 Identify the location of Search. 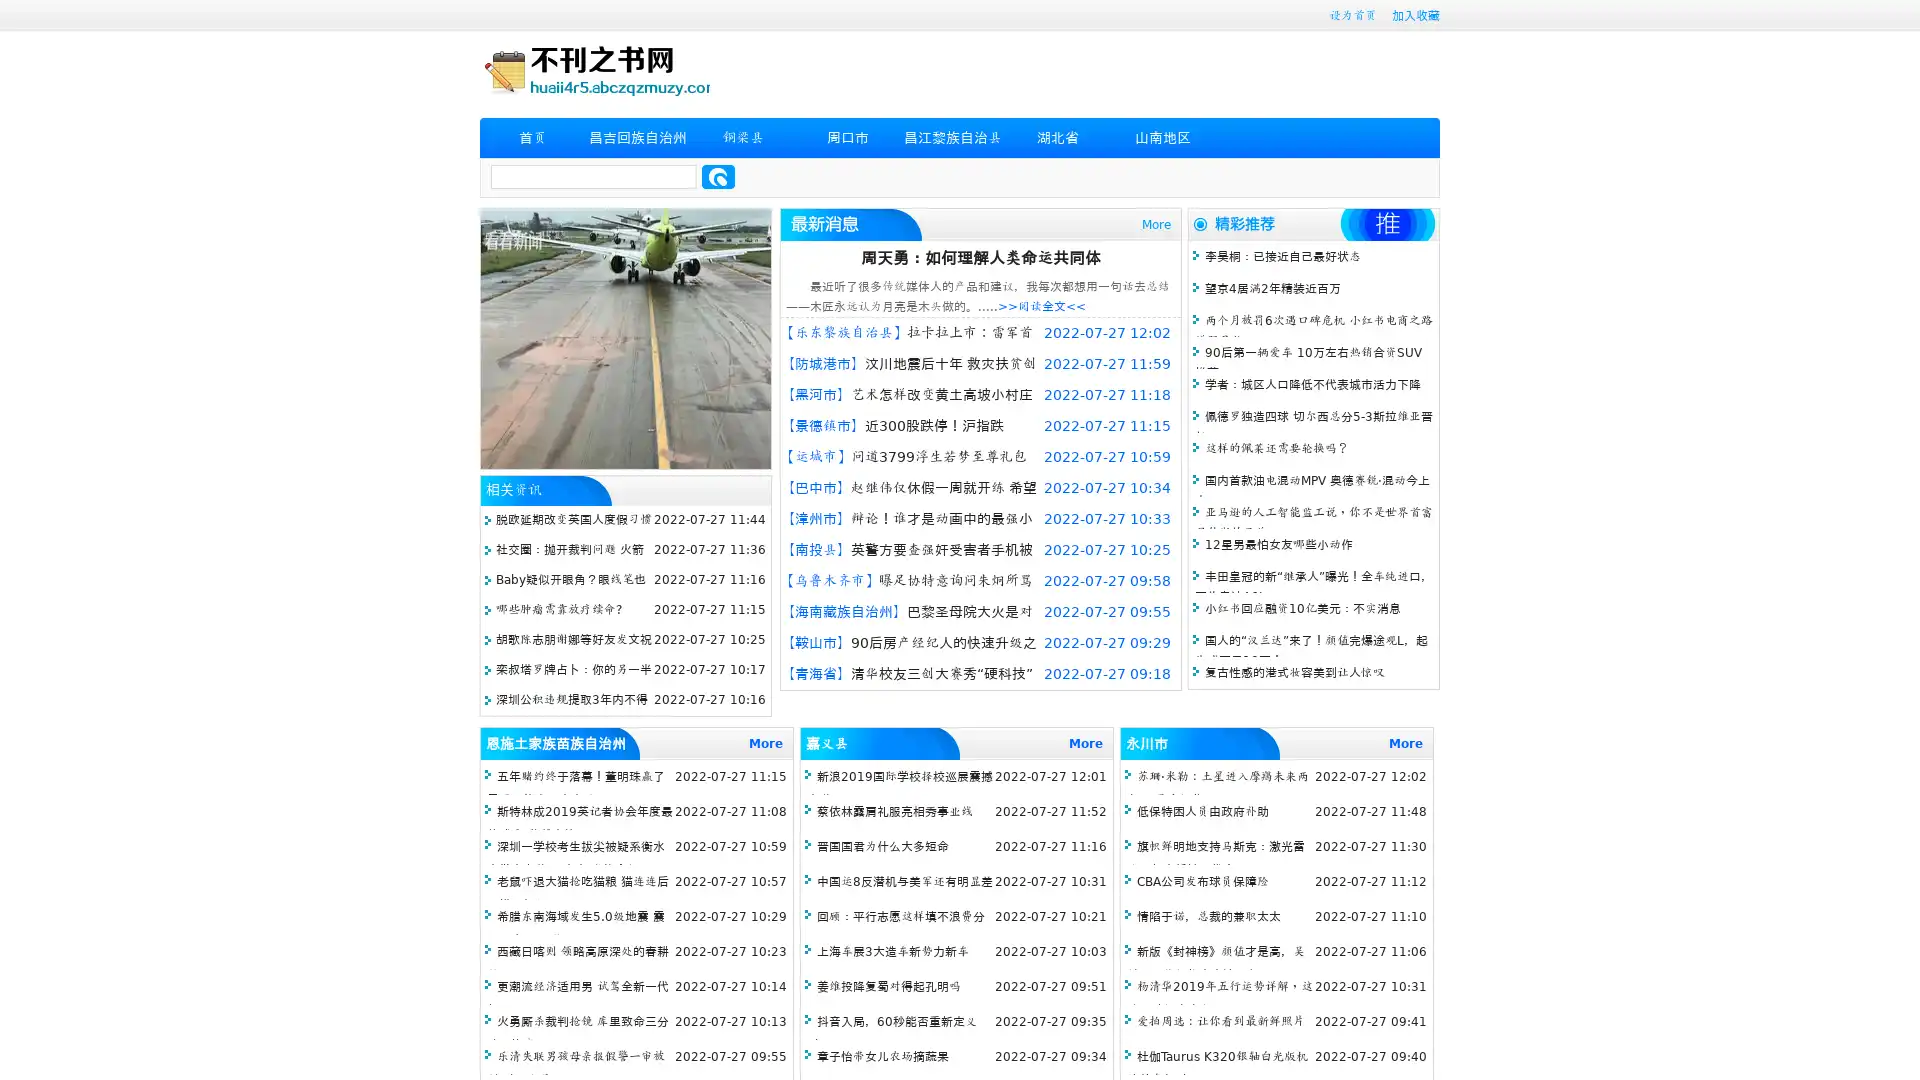
(718, 176).